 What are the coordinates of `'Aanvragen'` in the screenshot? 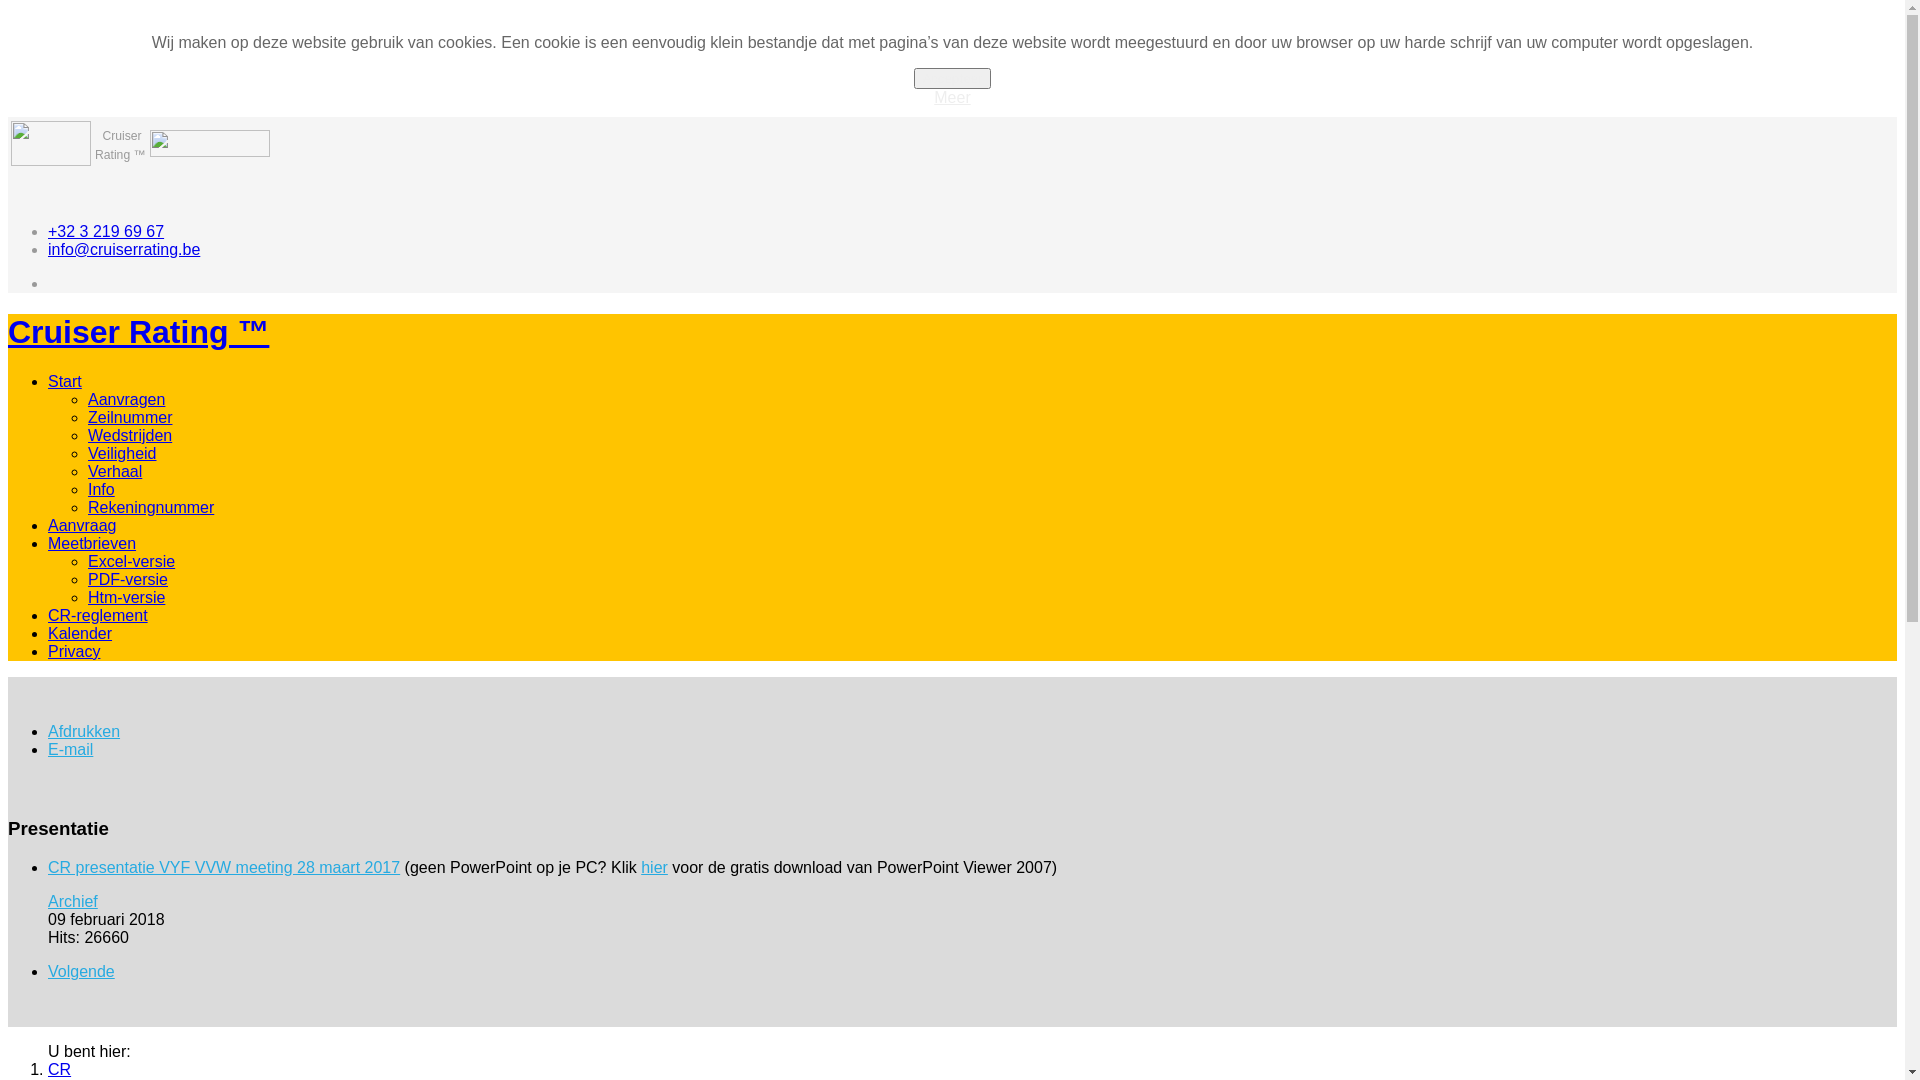 It's located at (125, 399).